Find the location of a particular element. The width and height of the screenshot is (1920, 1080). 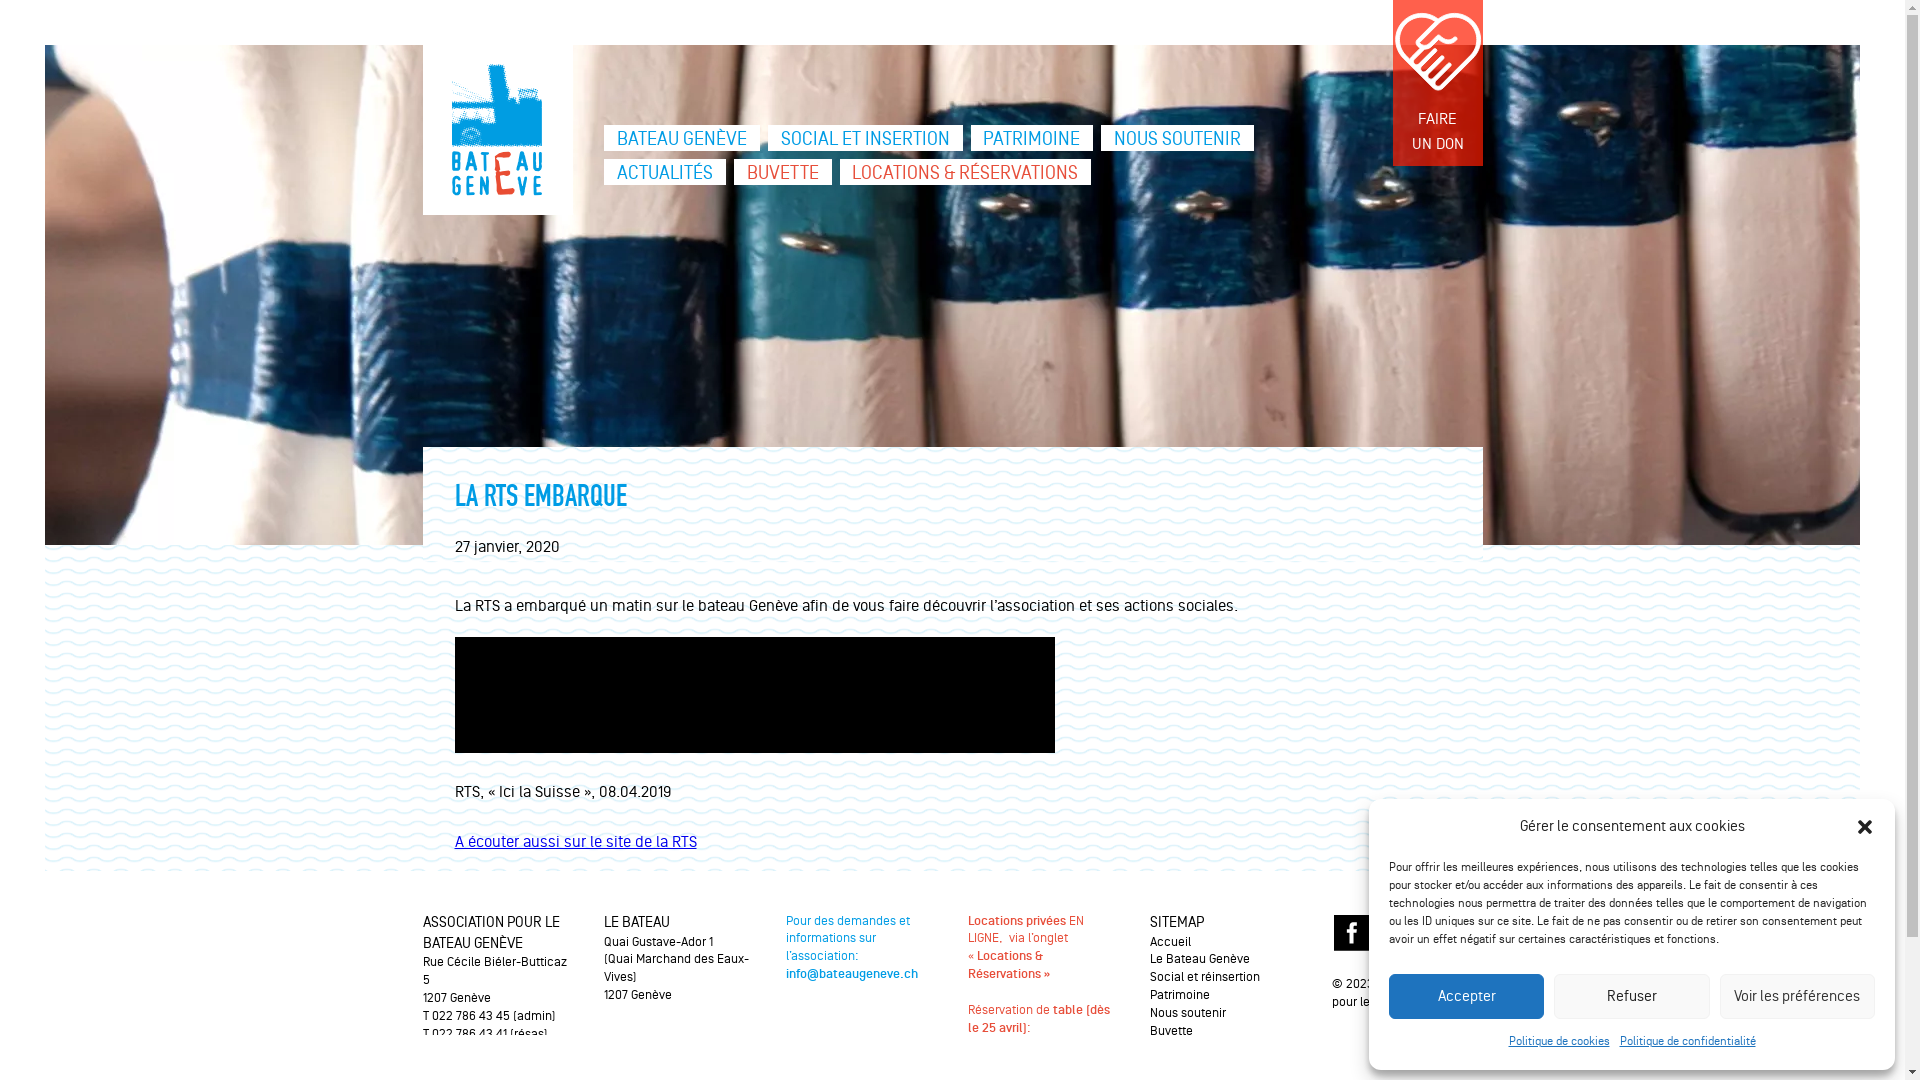

'PATRIMOINE' is located at coordinates (1032, 137).